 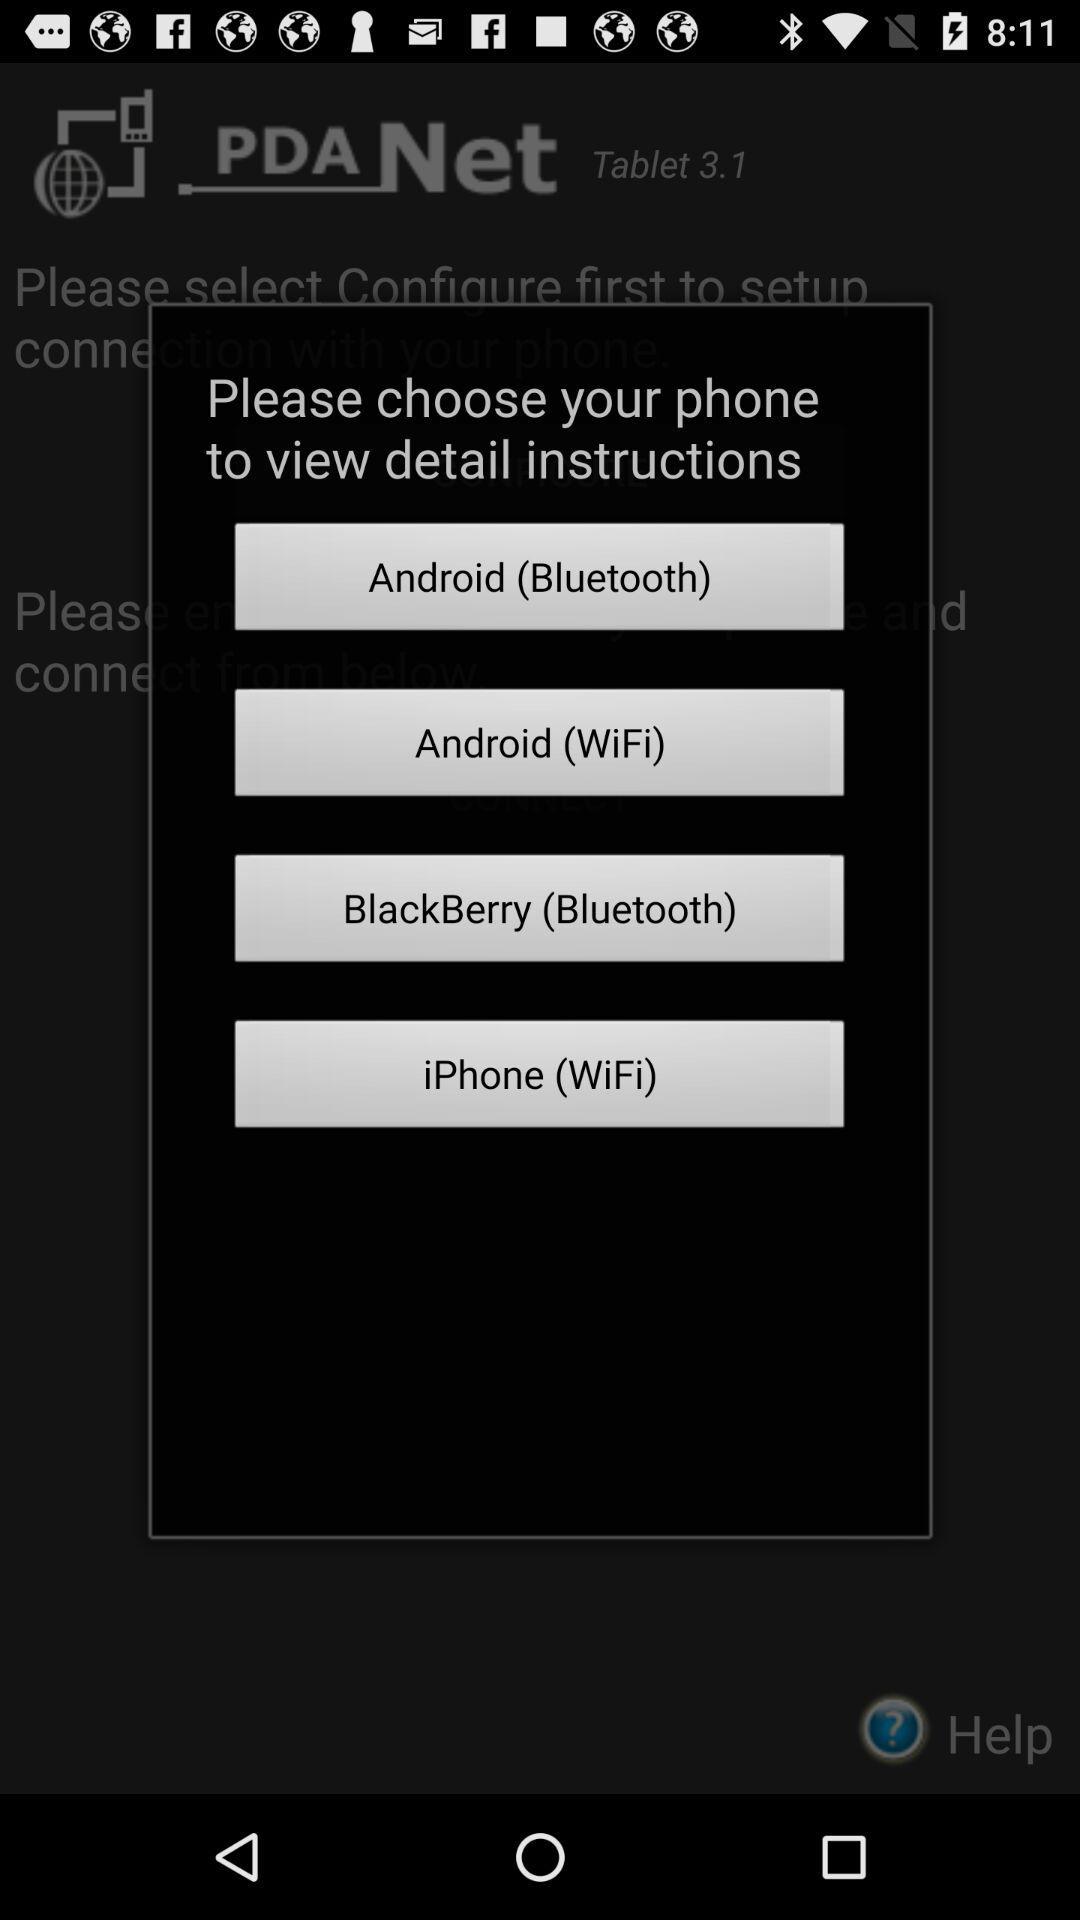 I want to click on the icon above the blackberry (bluetooth) icon, so click(x=540, y=747).